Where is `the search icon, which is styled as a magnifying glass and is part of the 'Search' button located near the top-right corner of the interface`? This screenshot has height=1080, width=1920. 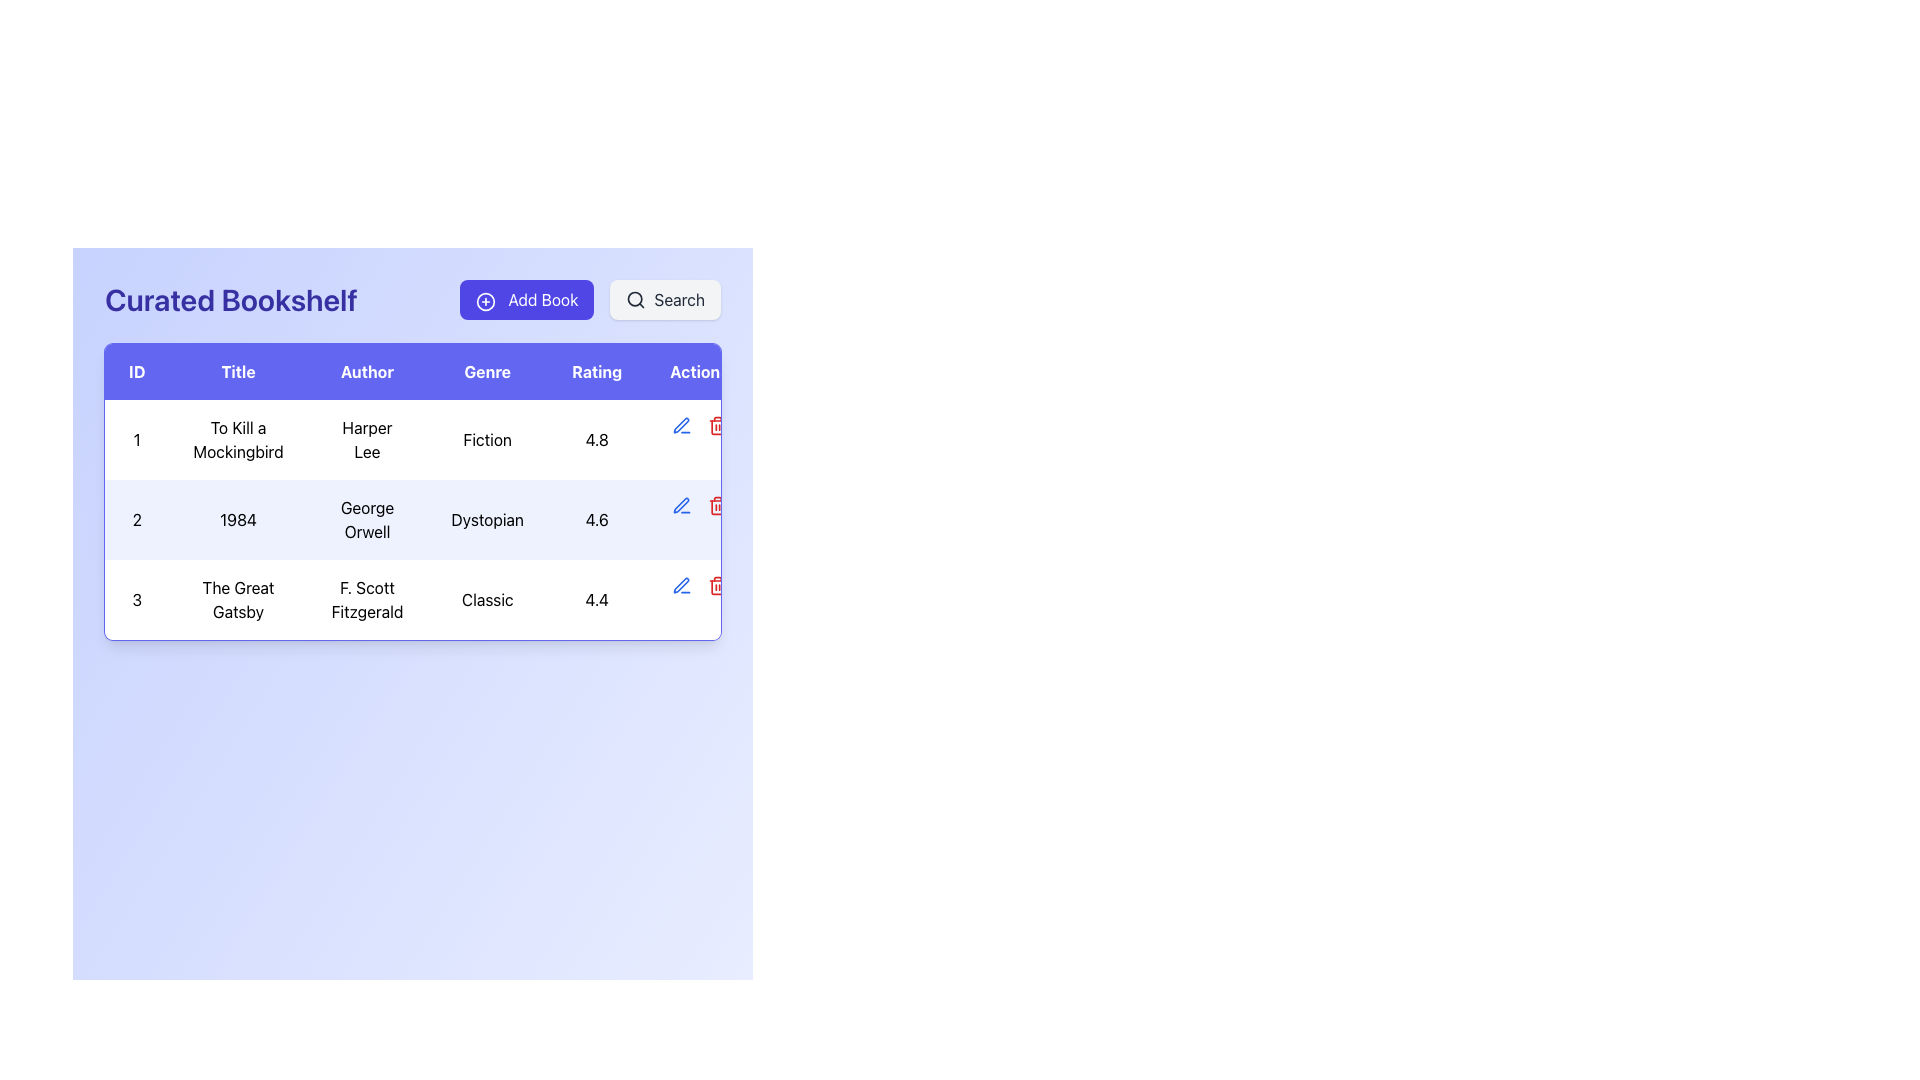 the search icon, which is styled as a magnifying glass and is part of the 'Search' button located near the top-right corner of the interface is located at coordinates (635, 300).